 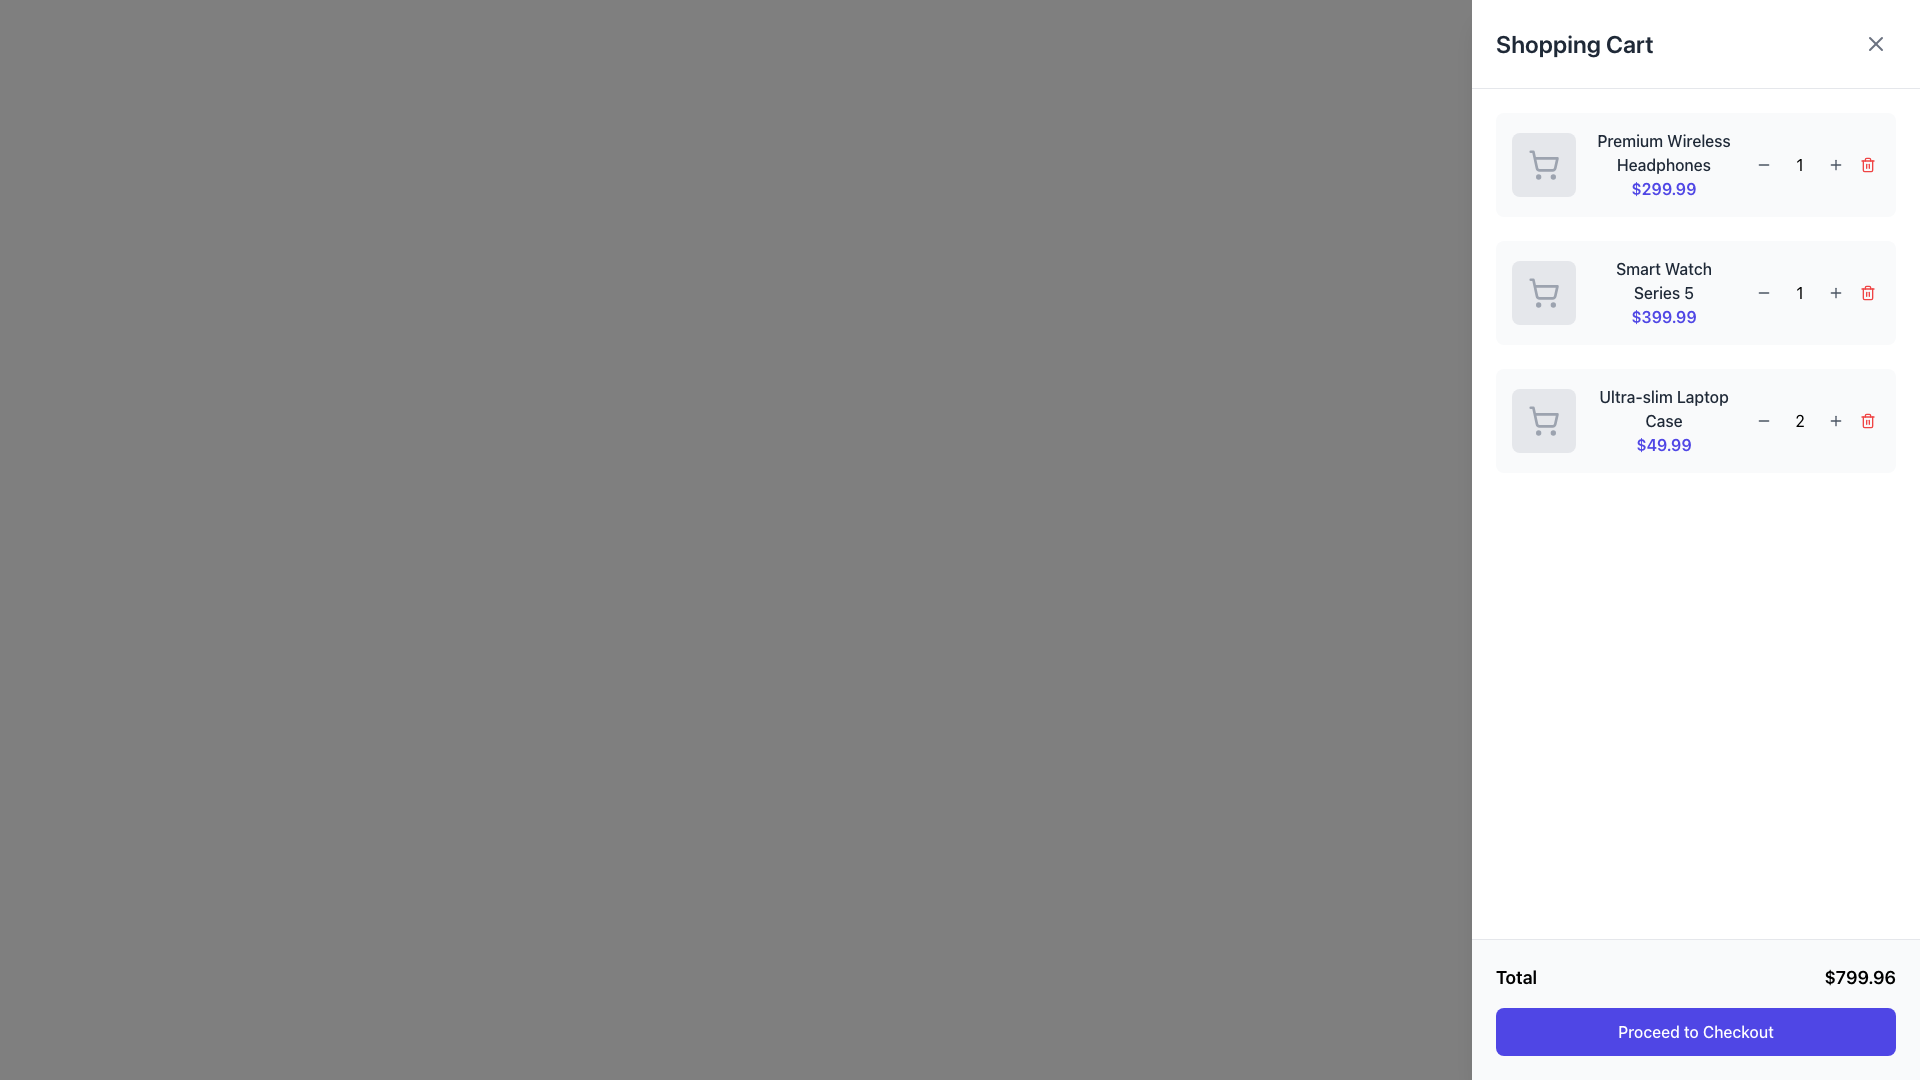 I want to click on the 'X' icon in the top-right corner of the Shopping Cart panel, so click(x=1875, y=43).